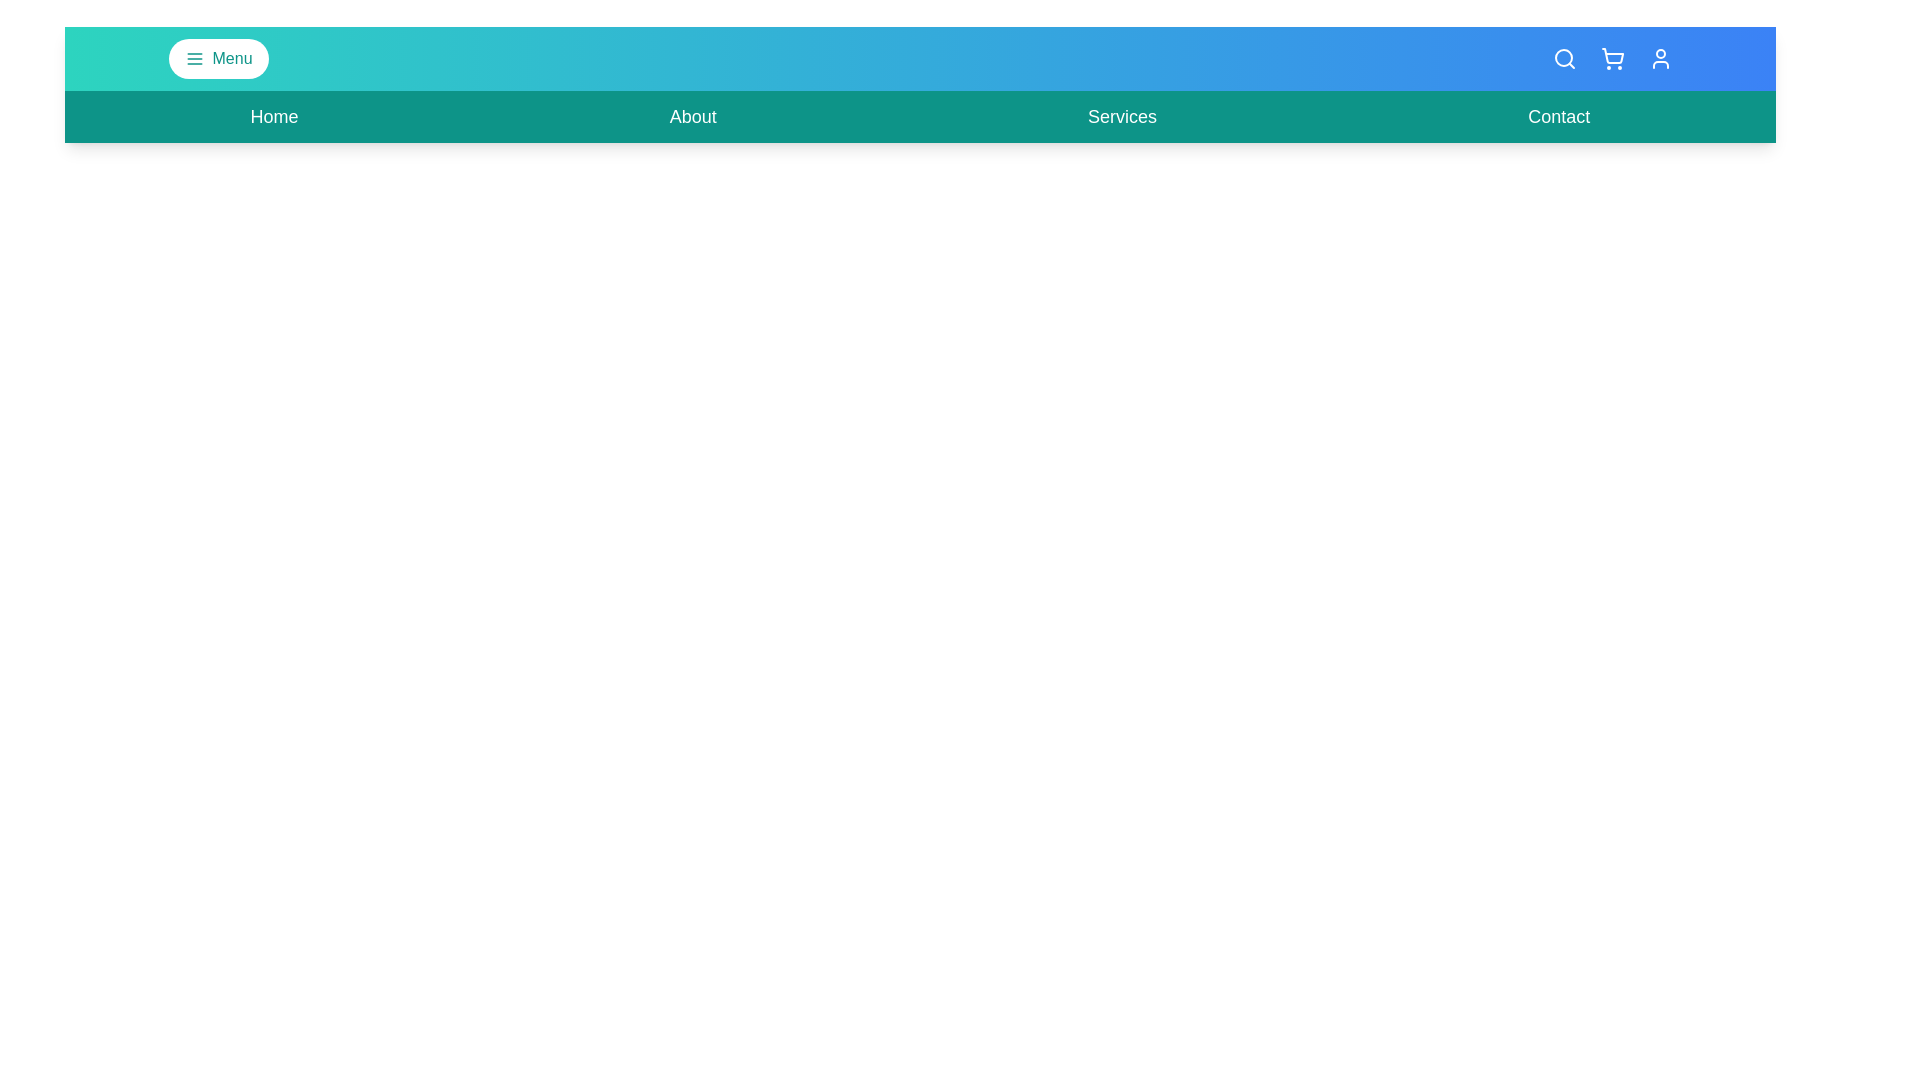 The image size is (1920, 1080). Describe the element at coordinates (1612, 57) in the screenshot. I see `the 'Shopping Cart' icon to open the shopping cart` at that location.